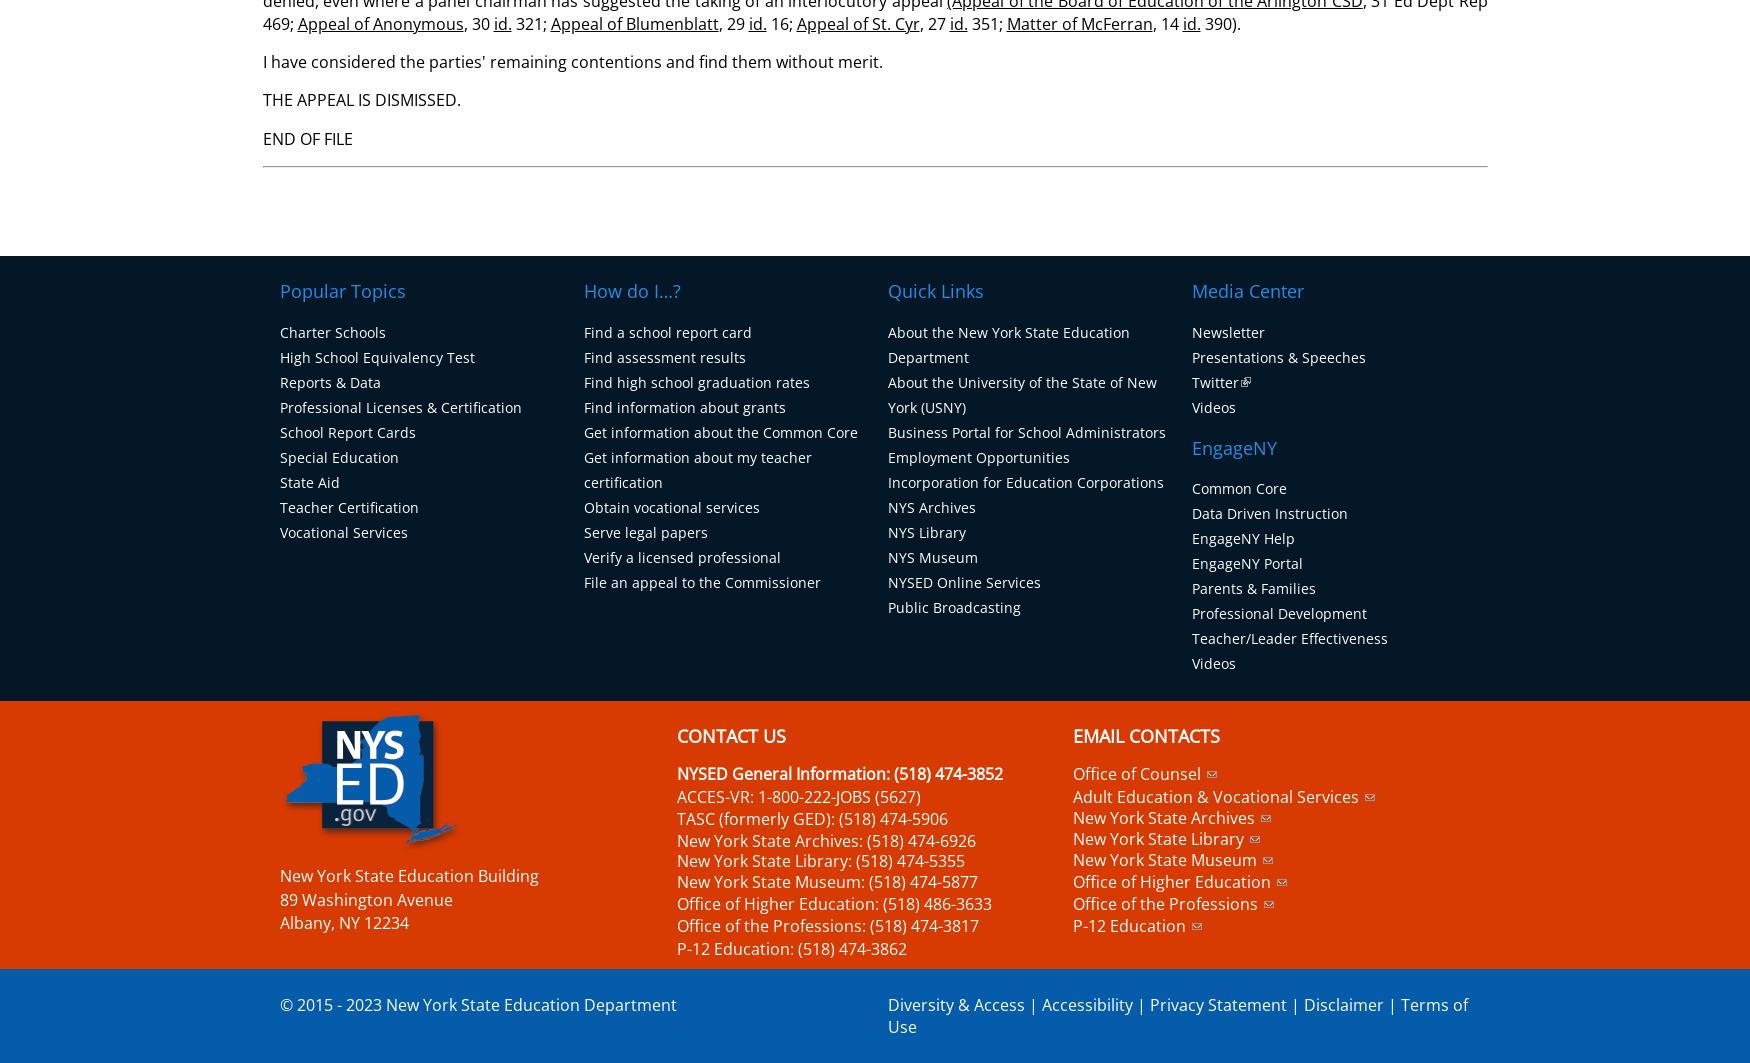  I want to click on 'Privacy Statement', so click(1217, 1003).